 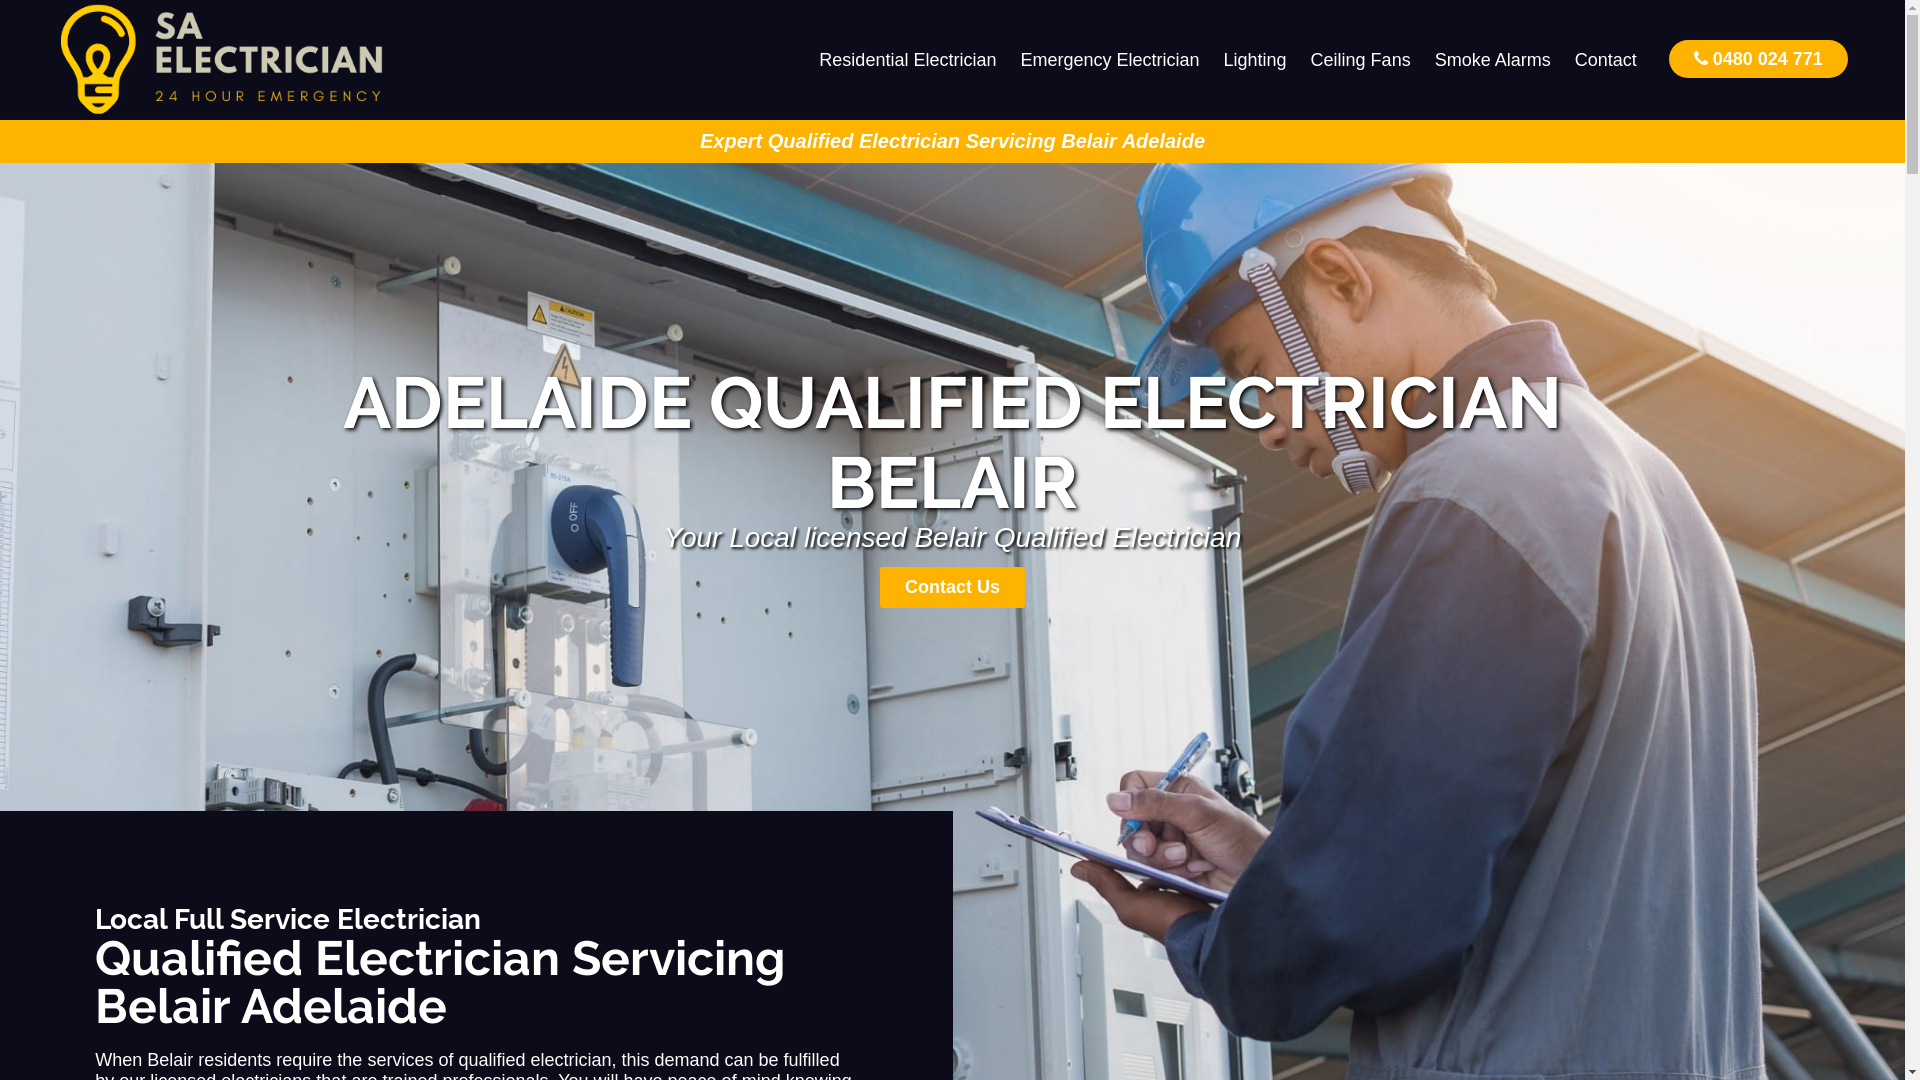 What do you see at coordinates (906, 59) in the screenshot?
I see `'Residential Electrician'` at bounding box center [906, 59].